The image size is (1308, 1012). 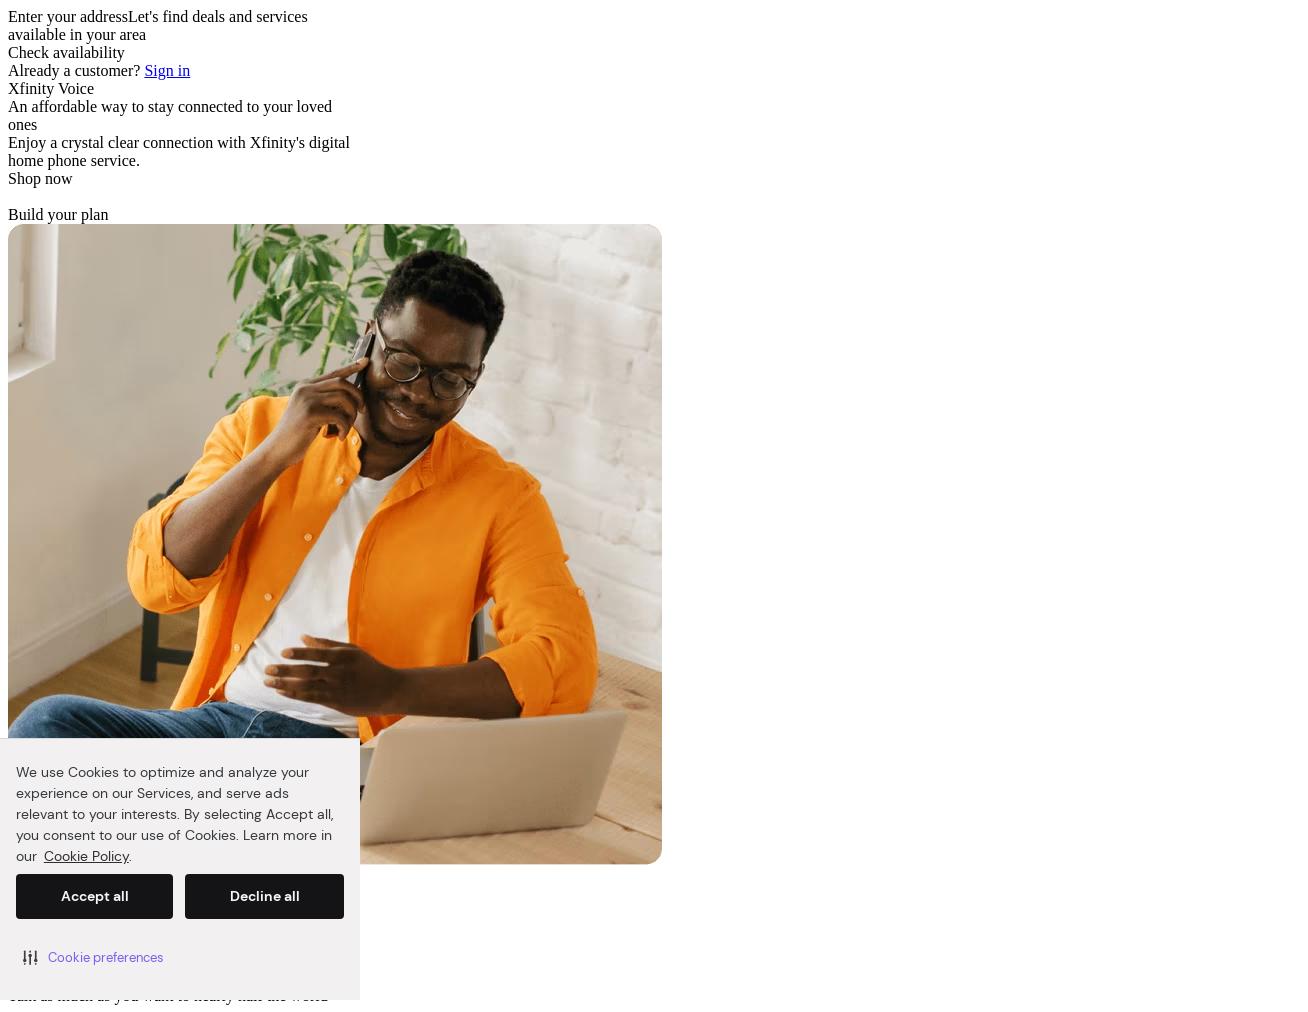 What do you see at coordinates (127, 854) in the screenshot?
I see `'.'` at bounding box center [127, 854].